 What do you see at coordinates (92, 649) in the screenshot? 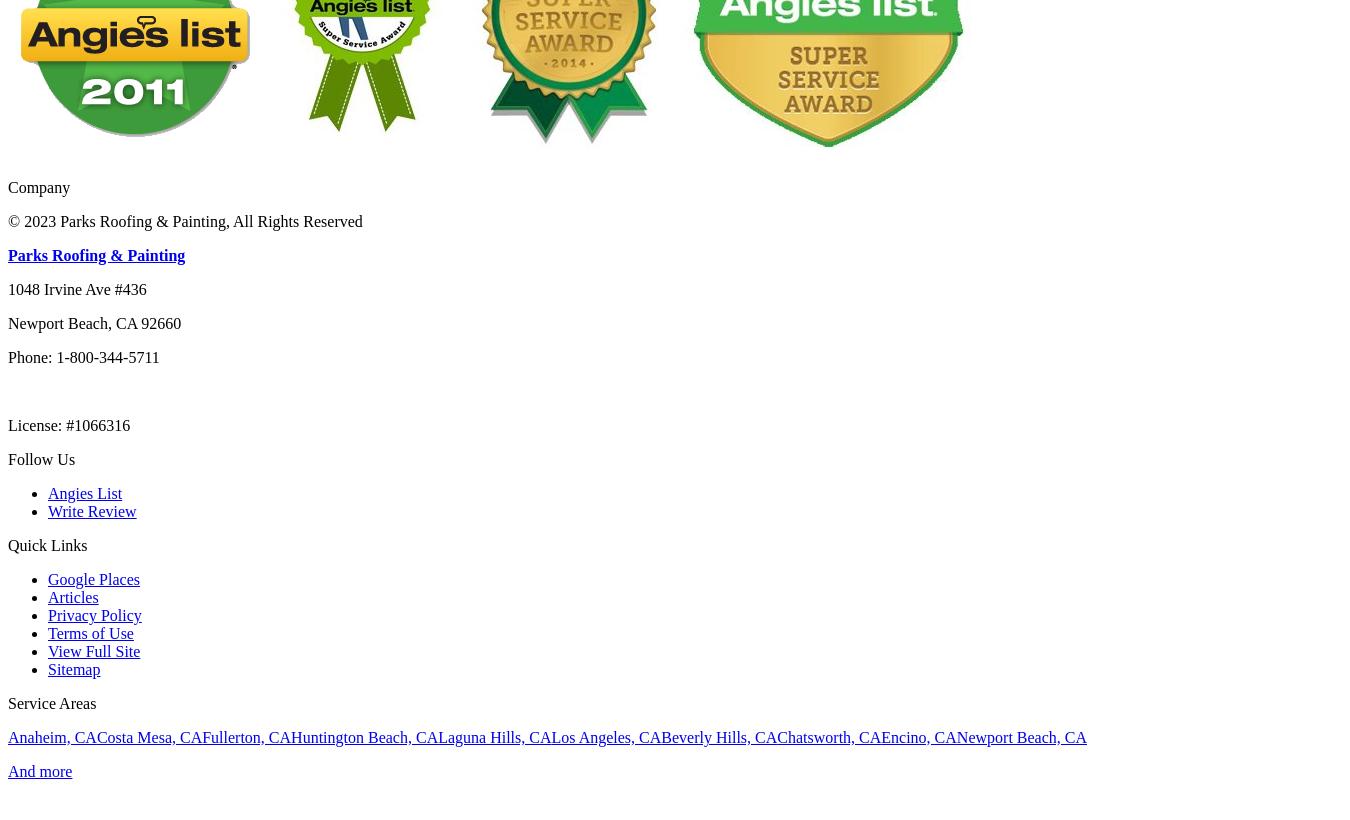
I see `'View Full Site'` at bounding box center [92, 649].